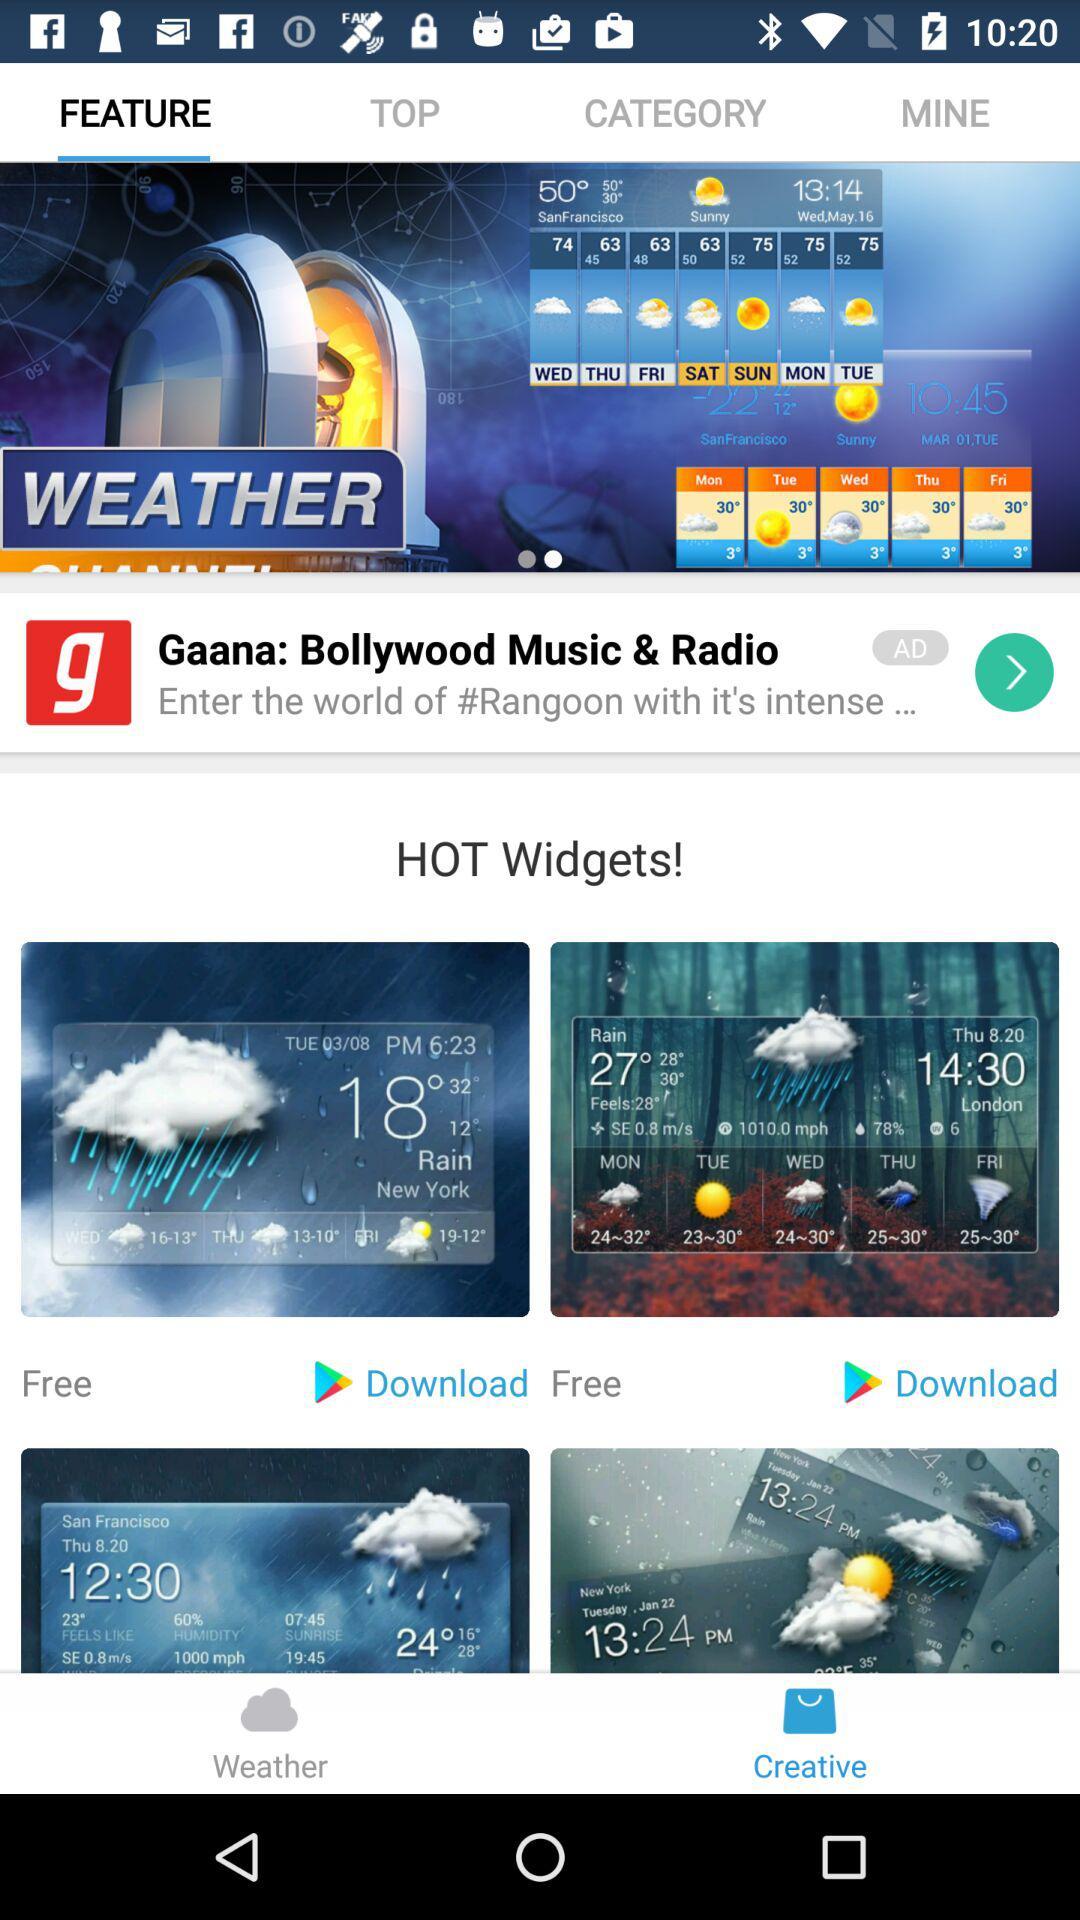  What do you see at coordinates (540, 367) in the screenshot?
I see `the icon below feature icon` at bounding box center [540, 367].